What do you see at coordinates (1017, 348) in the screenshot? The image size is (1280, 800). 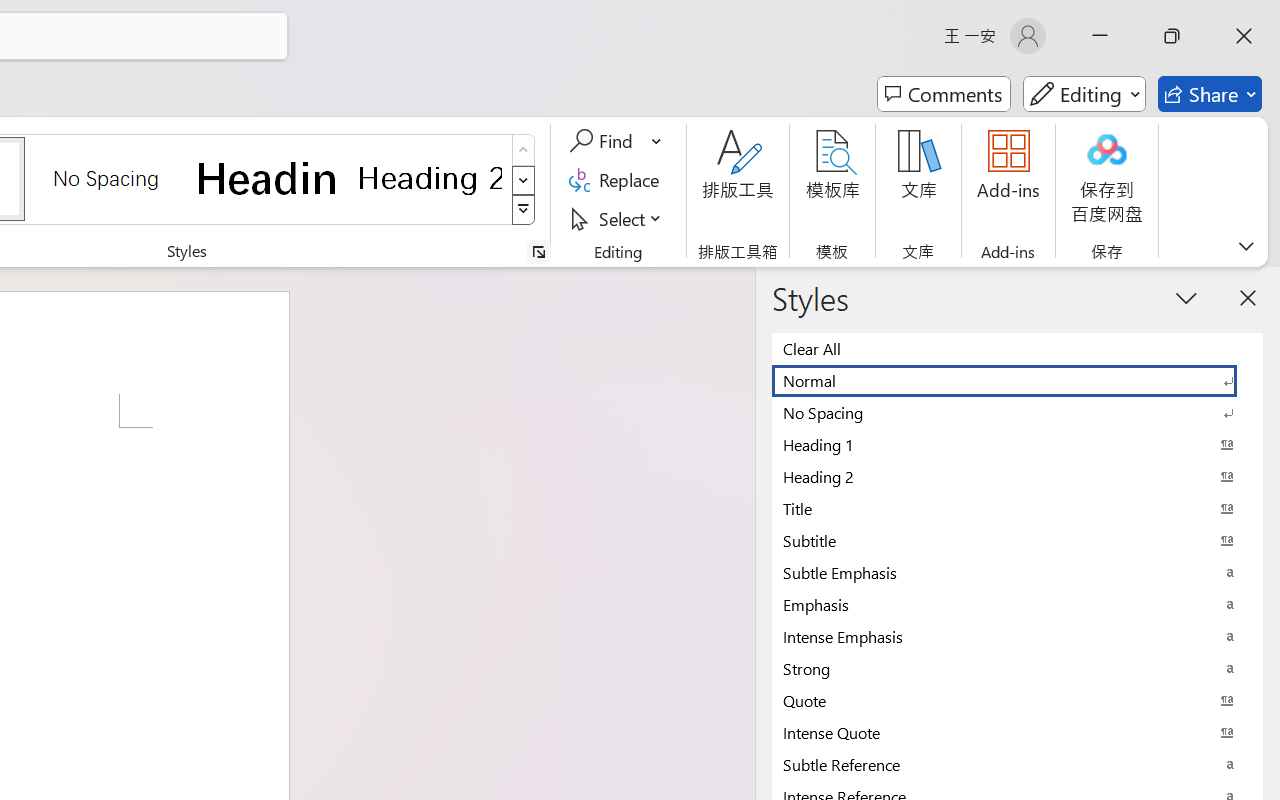 I see `'Clear All'` at bounding box center [1017, 348].